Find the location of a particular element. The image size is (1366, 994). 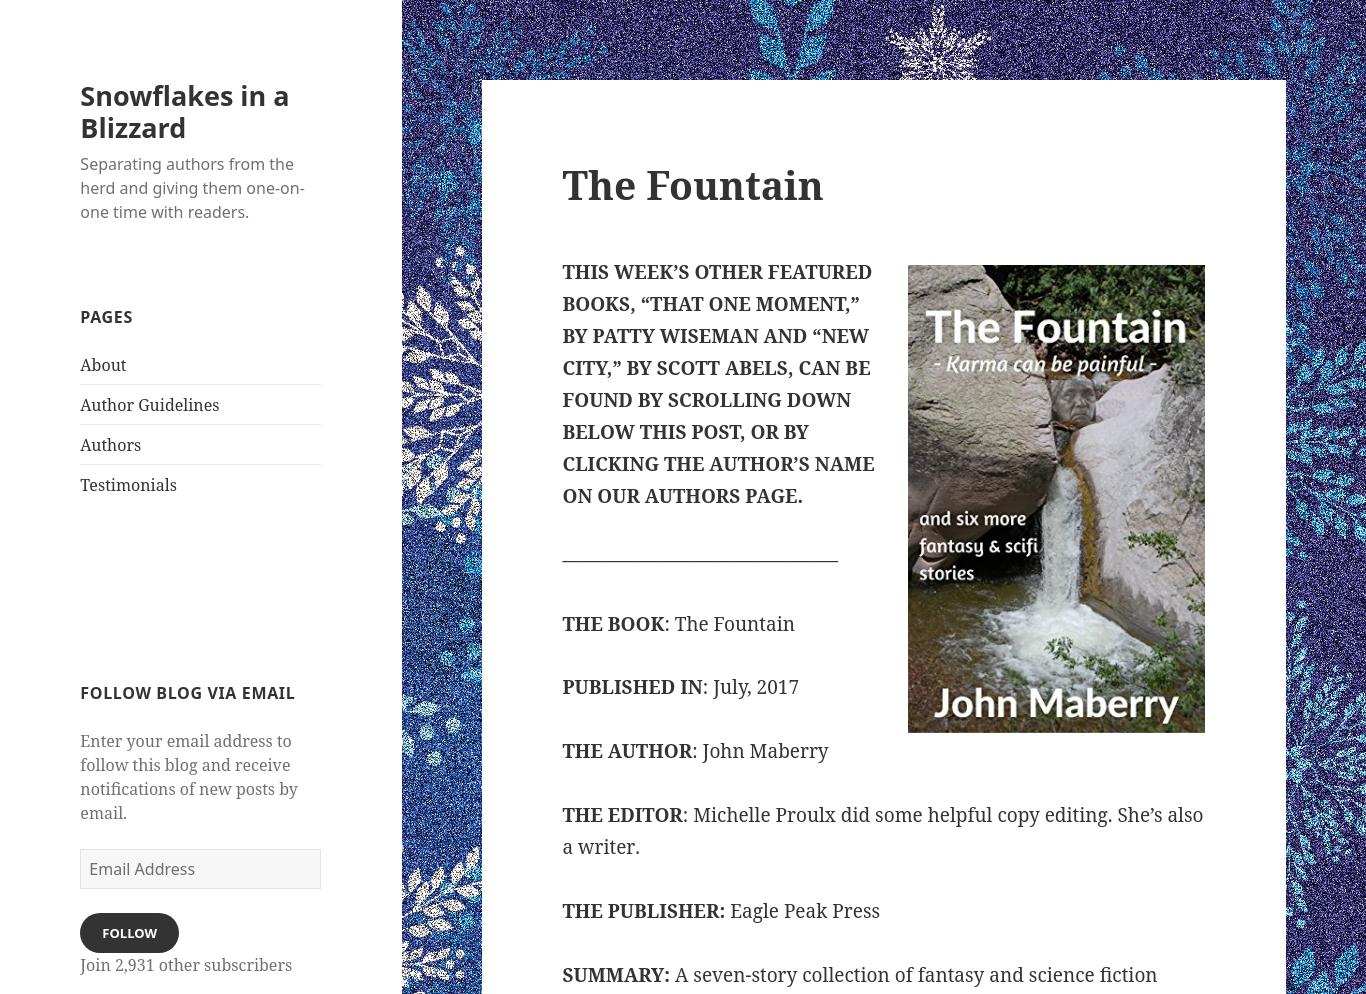

'Follow Blog via Email' is located at coordinates (186, 692).